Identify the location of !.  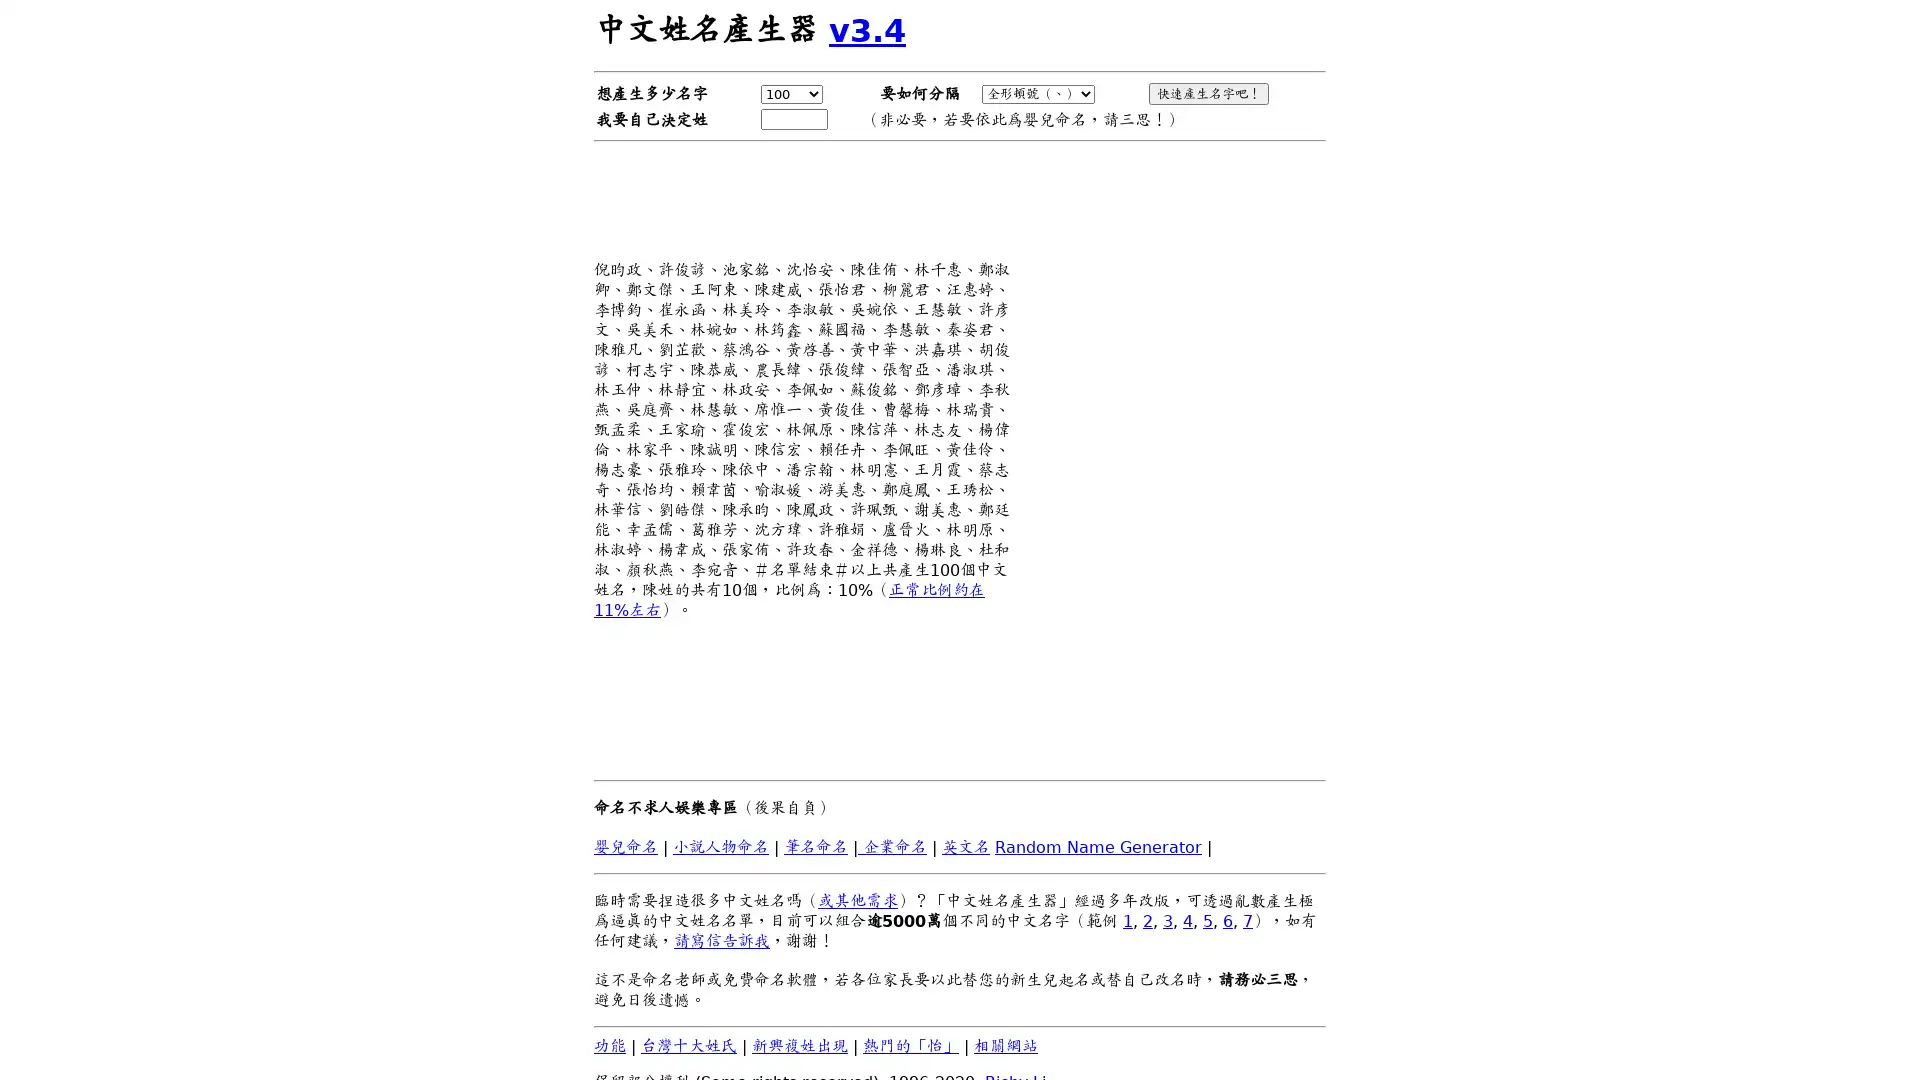
(1208, 93).